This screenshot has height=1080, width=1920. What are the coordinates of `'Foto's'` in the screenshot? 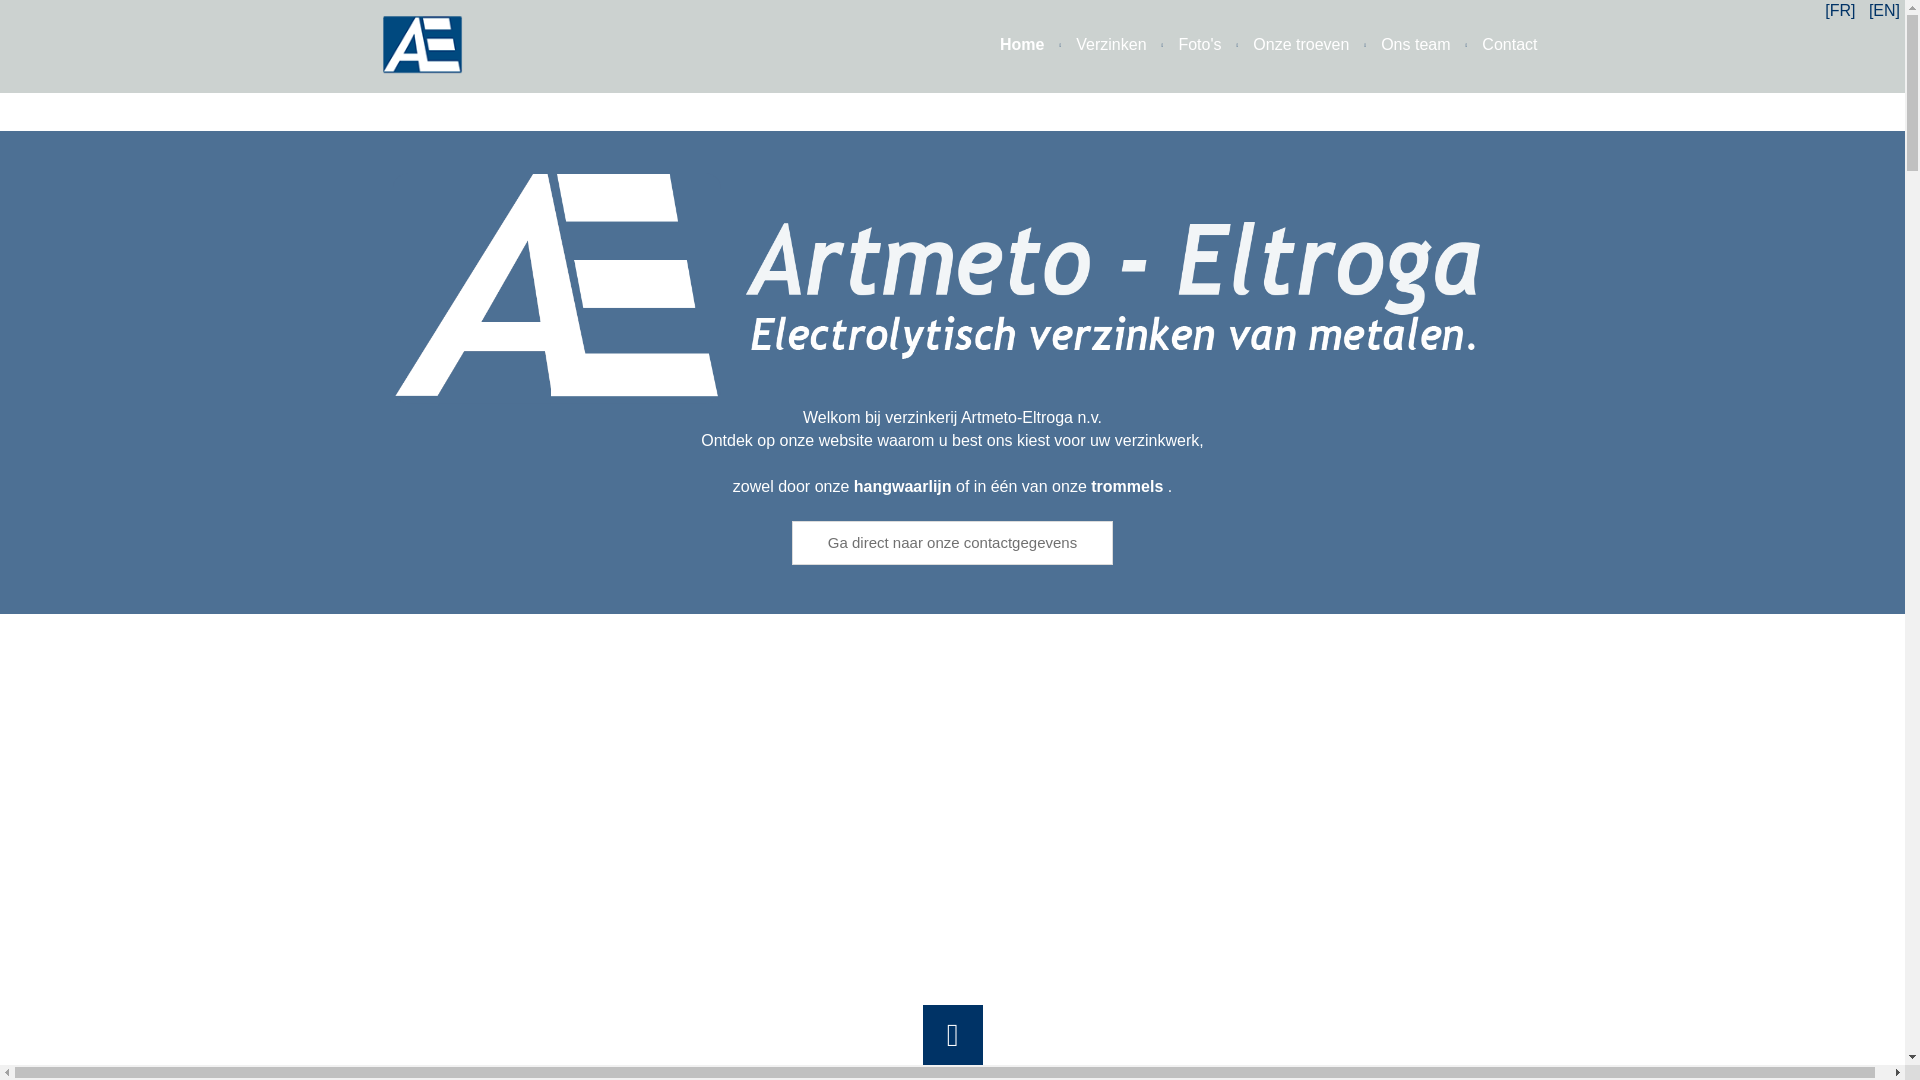 It's located at (1184, 45).